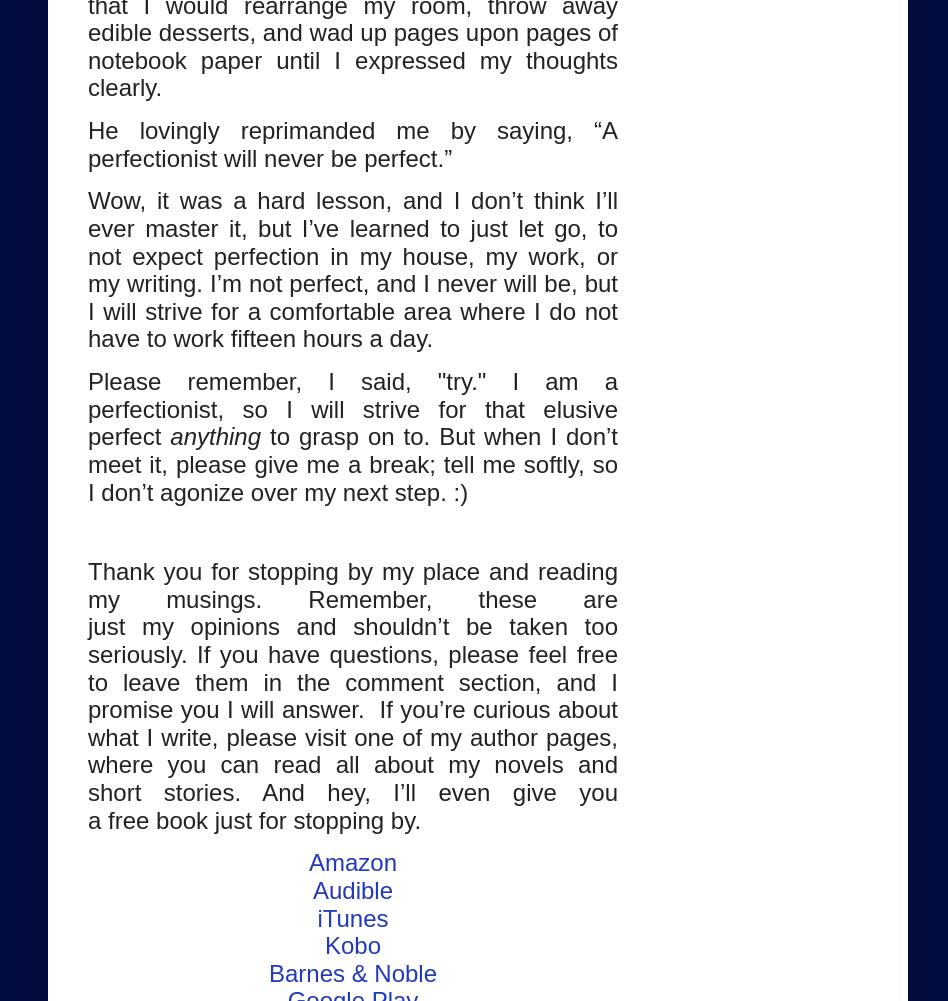  I want to click on 'Amazon', so click(352, 862).